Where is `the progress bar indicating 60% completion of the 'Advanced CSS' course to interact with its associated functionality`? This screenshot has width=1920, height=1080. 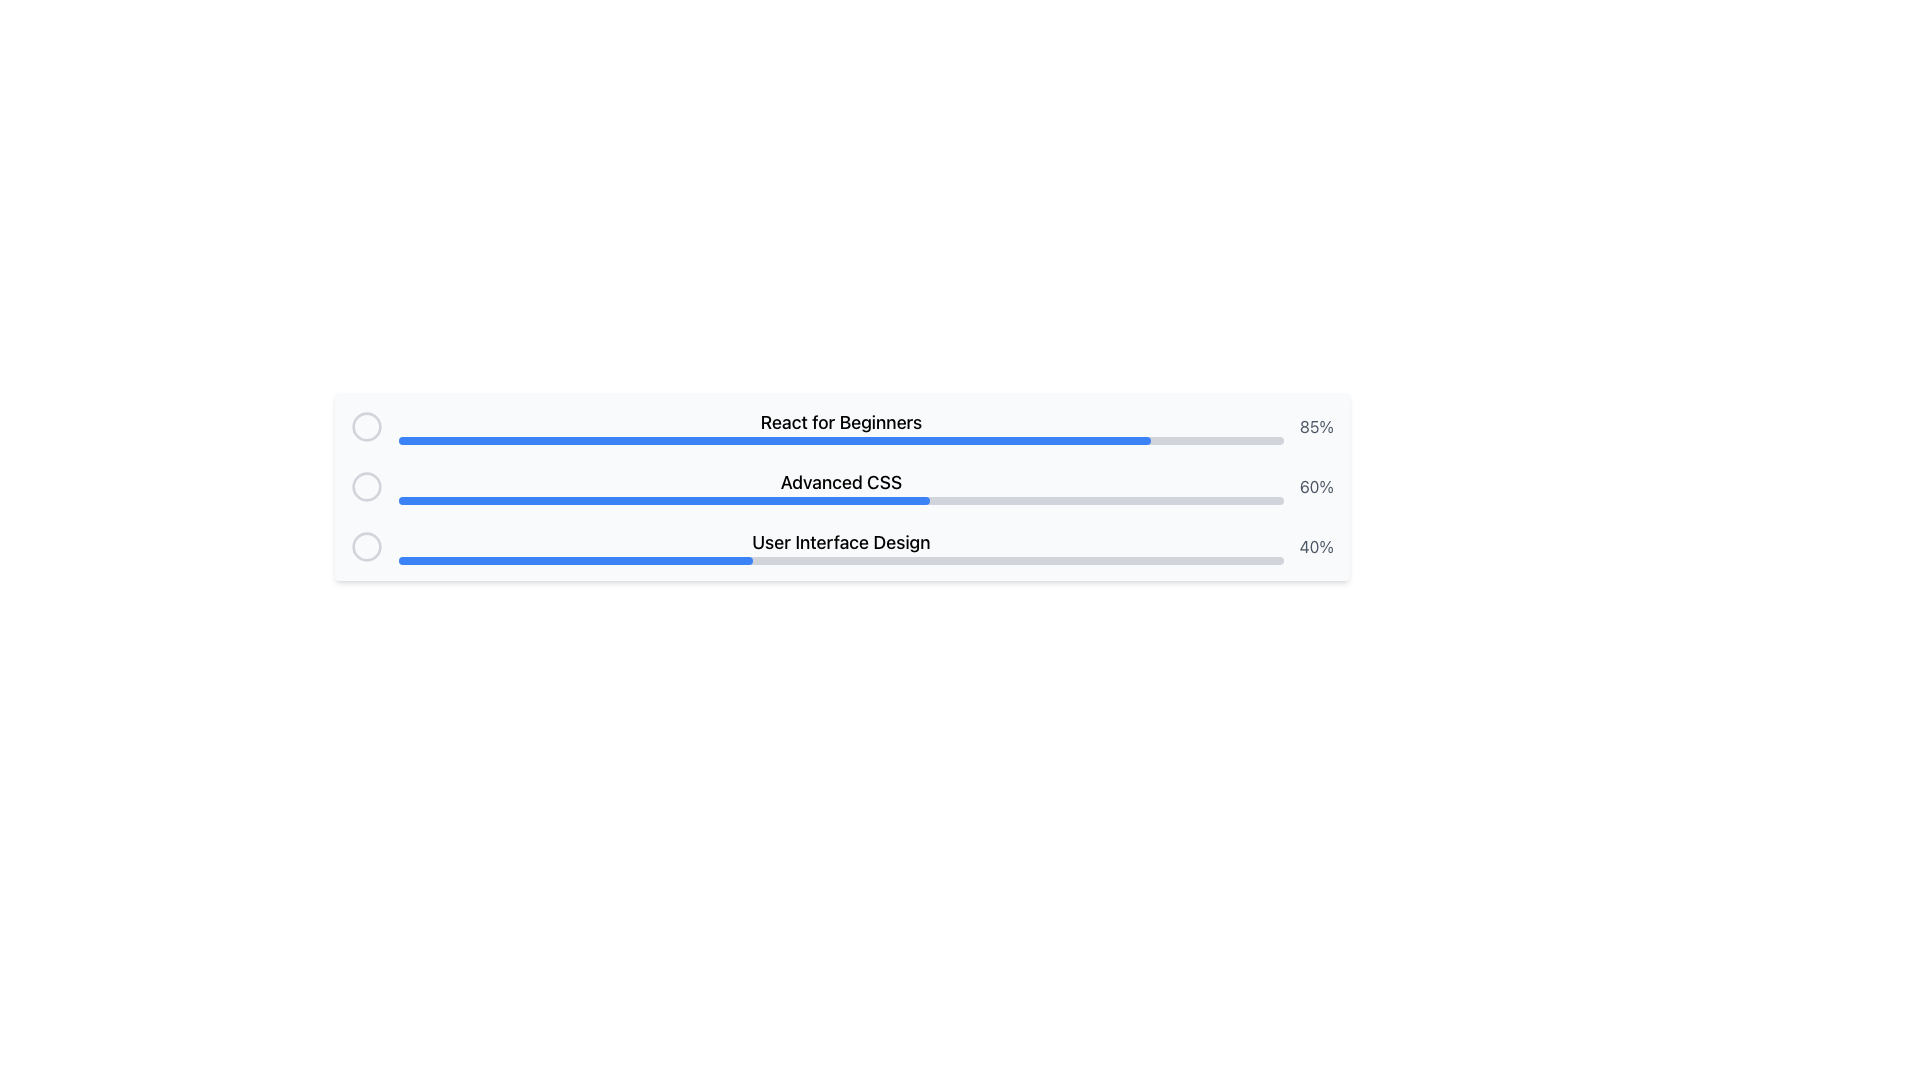
the progress bar indicating 60% completion of the 'Advanced CSS' course to interact with its associated functionality is located at coordinates (842, 486).